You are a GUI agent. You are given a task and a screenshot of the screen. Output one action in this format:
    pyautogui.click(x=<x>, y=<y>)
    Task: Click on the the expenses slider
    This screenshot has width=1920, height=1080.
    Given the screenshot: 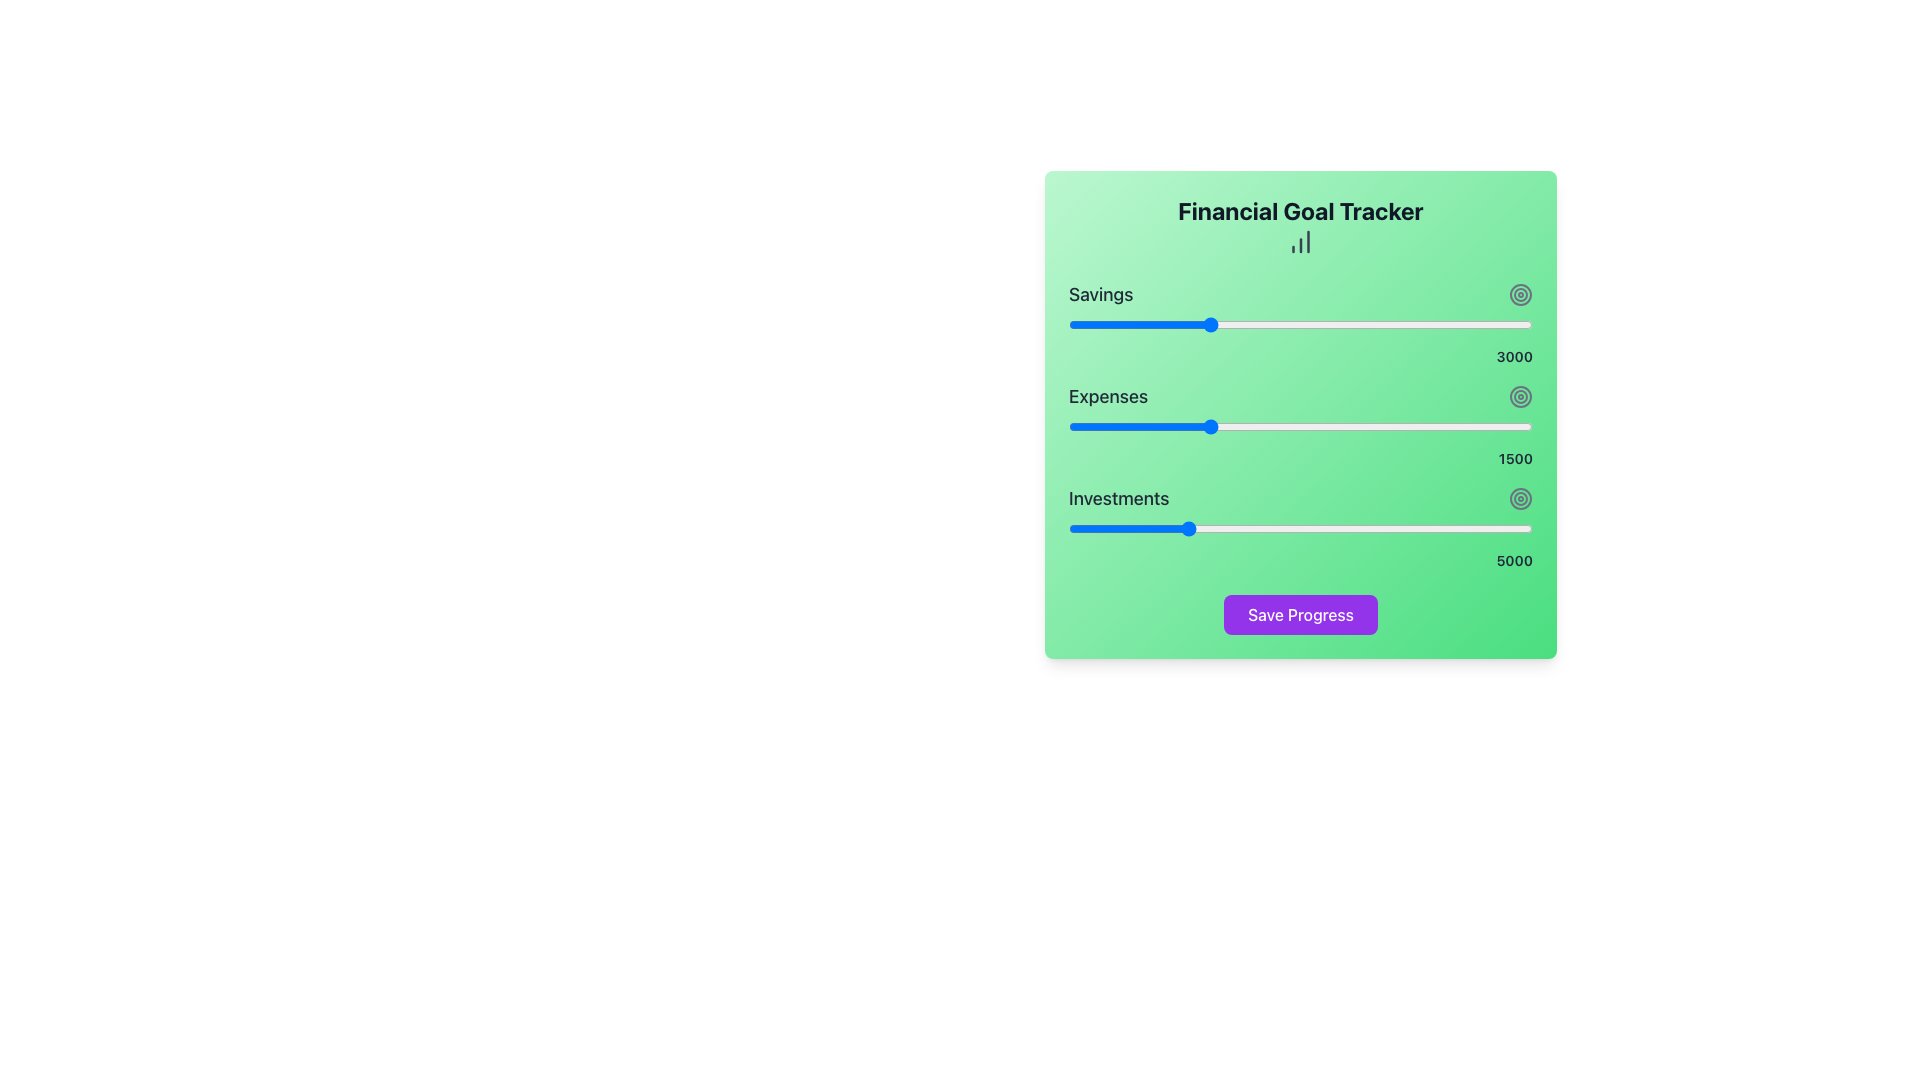 What is the action you would take?
    pyautogui.click(x=1353, y=426)
    